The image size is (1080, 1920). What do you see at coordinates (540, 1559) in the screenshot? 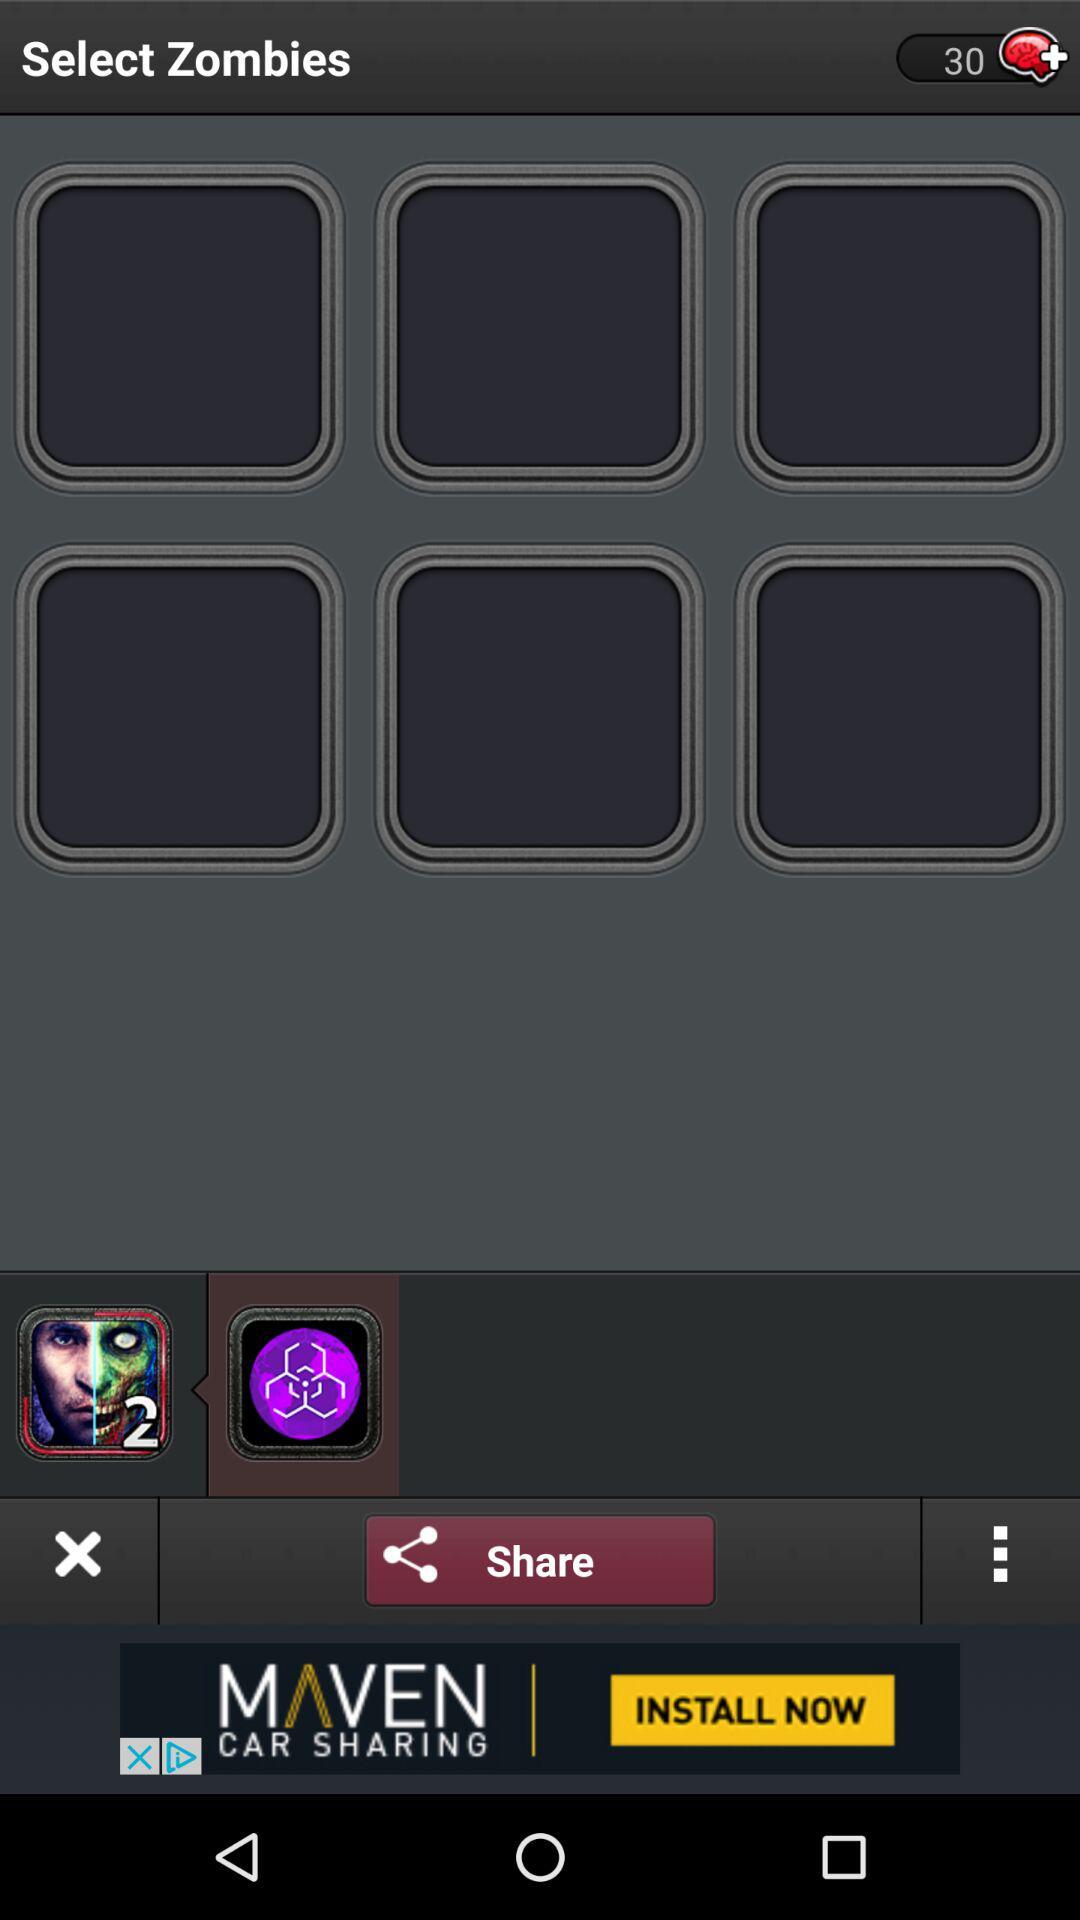
I see `share it` at bounding box center [540, 1559].